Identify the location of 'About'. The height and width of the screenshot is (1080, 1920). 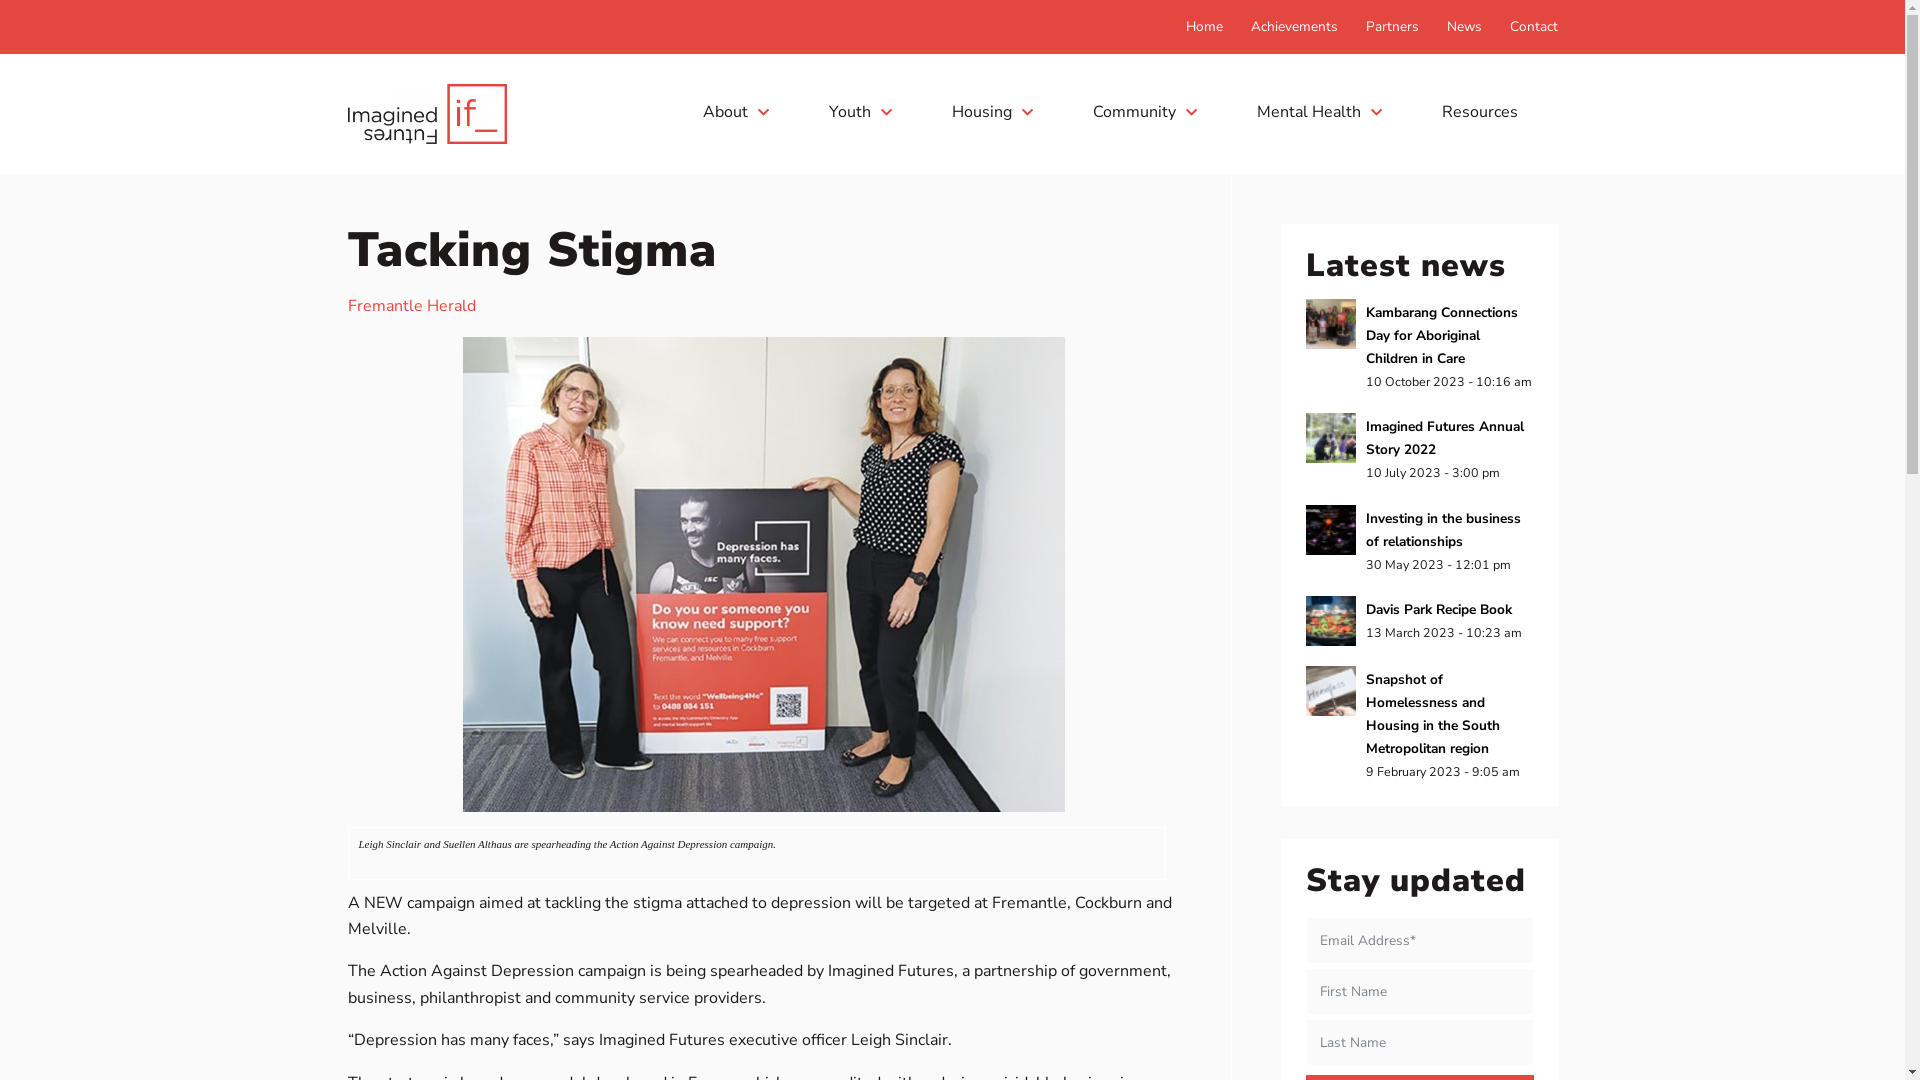
(733, 111).